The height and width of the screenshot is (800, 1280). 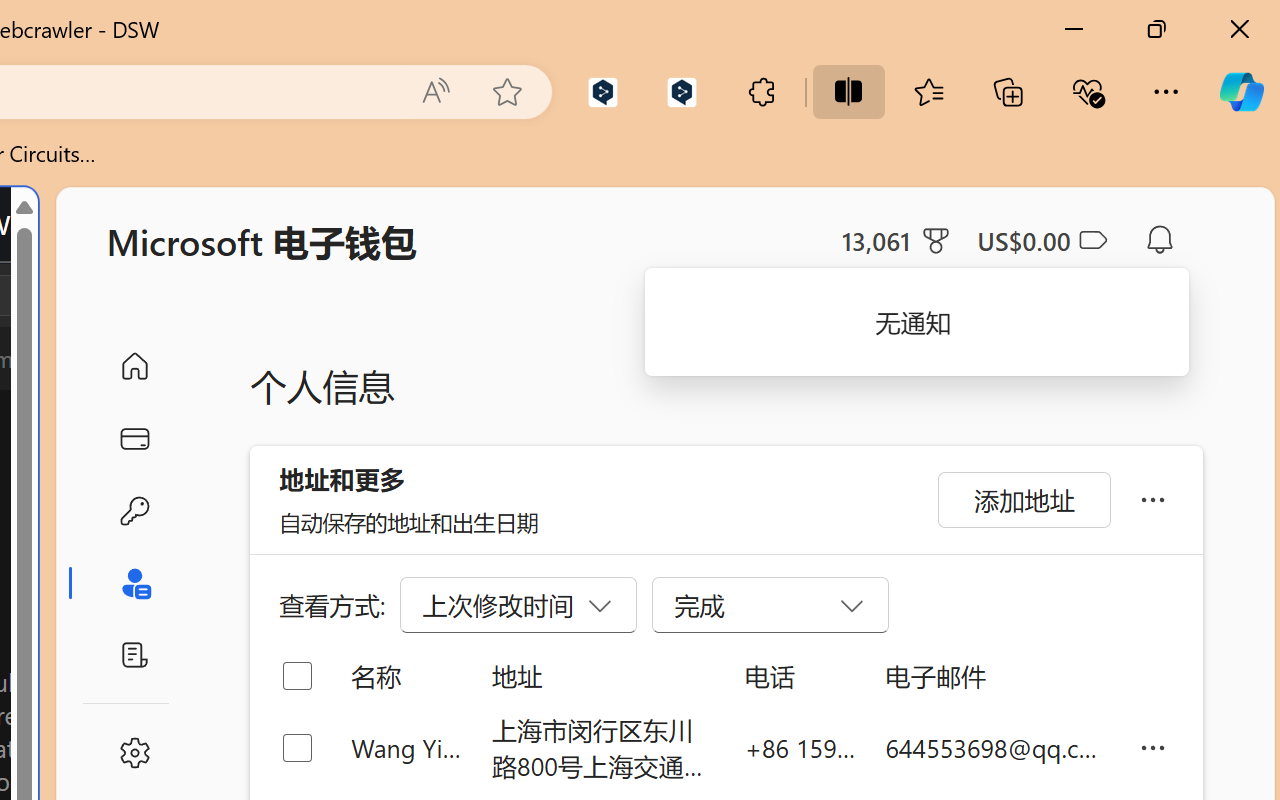 I want to click on 'Wang Yian', so click(x=405, y=747).